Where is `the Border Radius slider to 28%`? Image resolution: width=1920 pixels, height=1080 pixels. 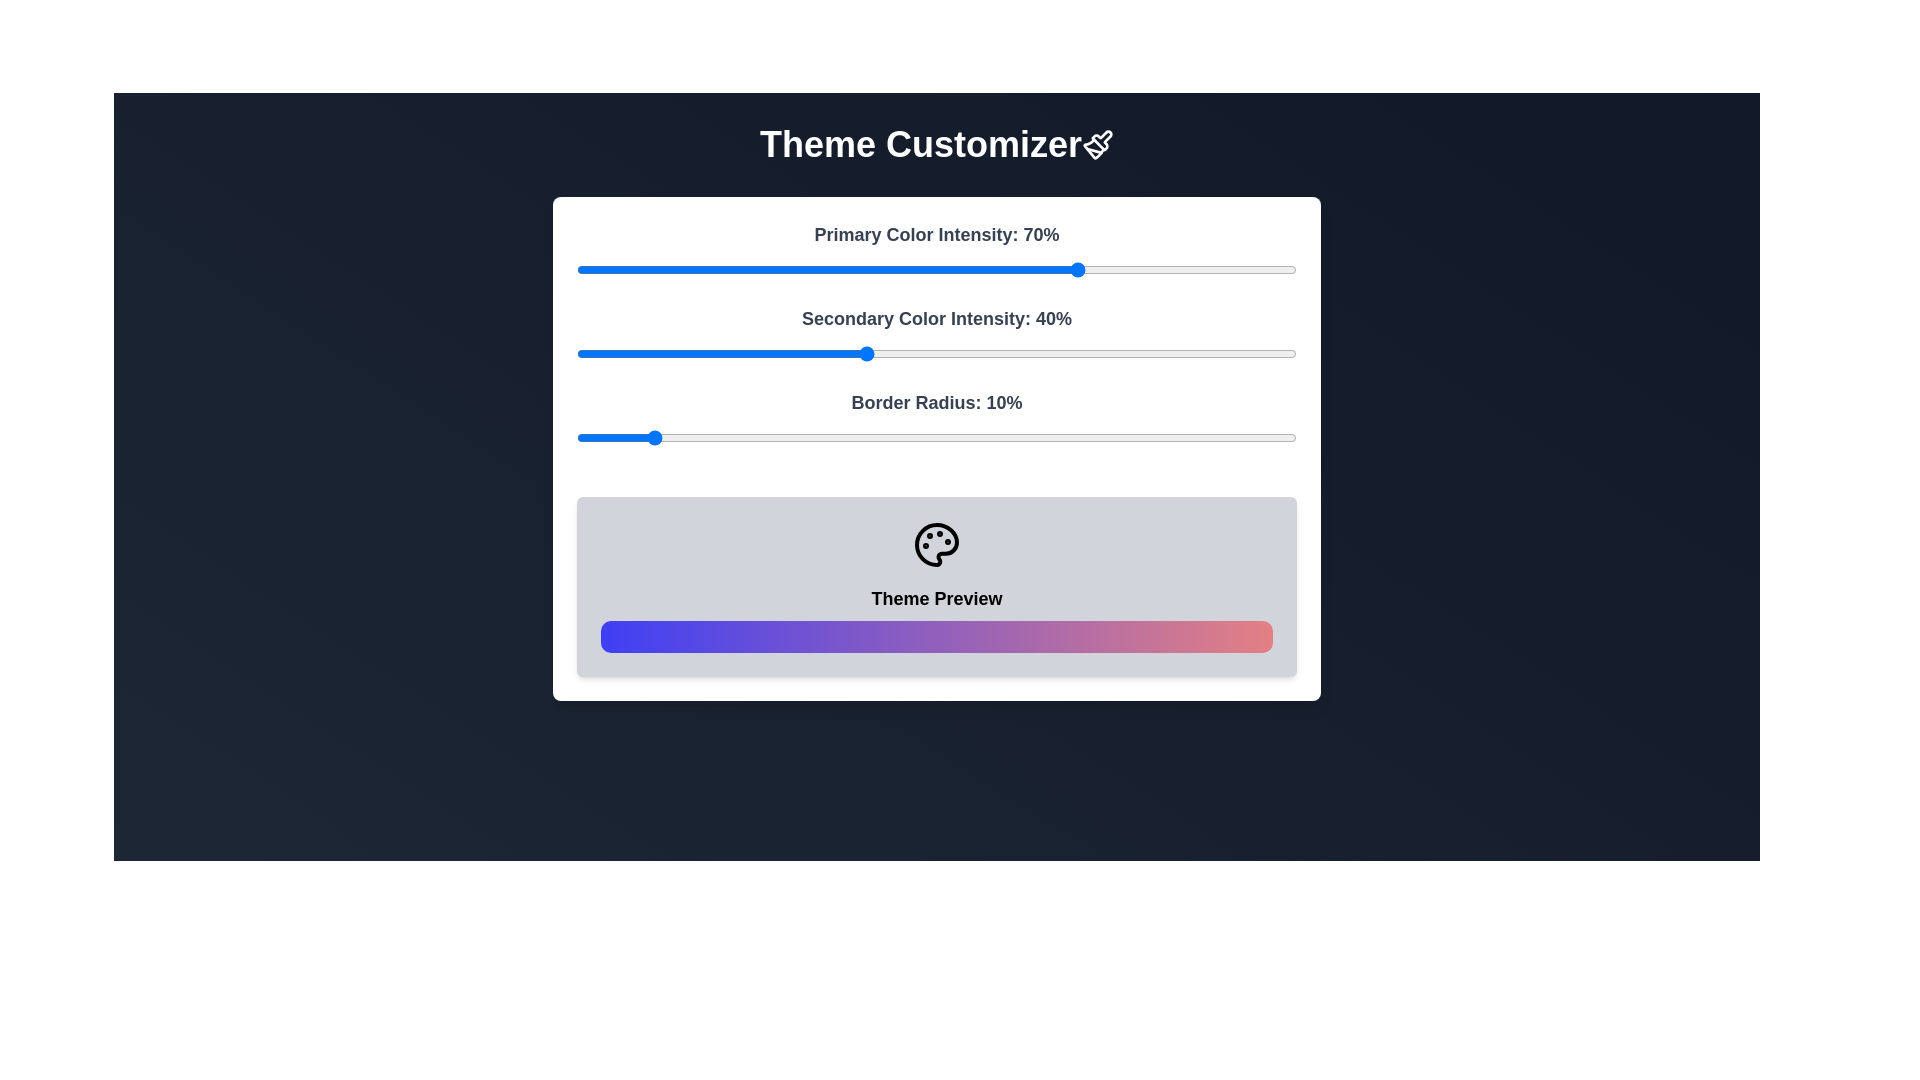 the Border Radius slider to 28% is located at coordinates (777, 437).